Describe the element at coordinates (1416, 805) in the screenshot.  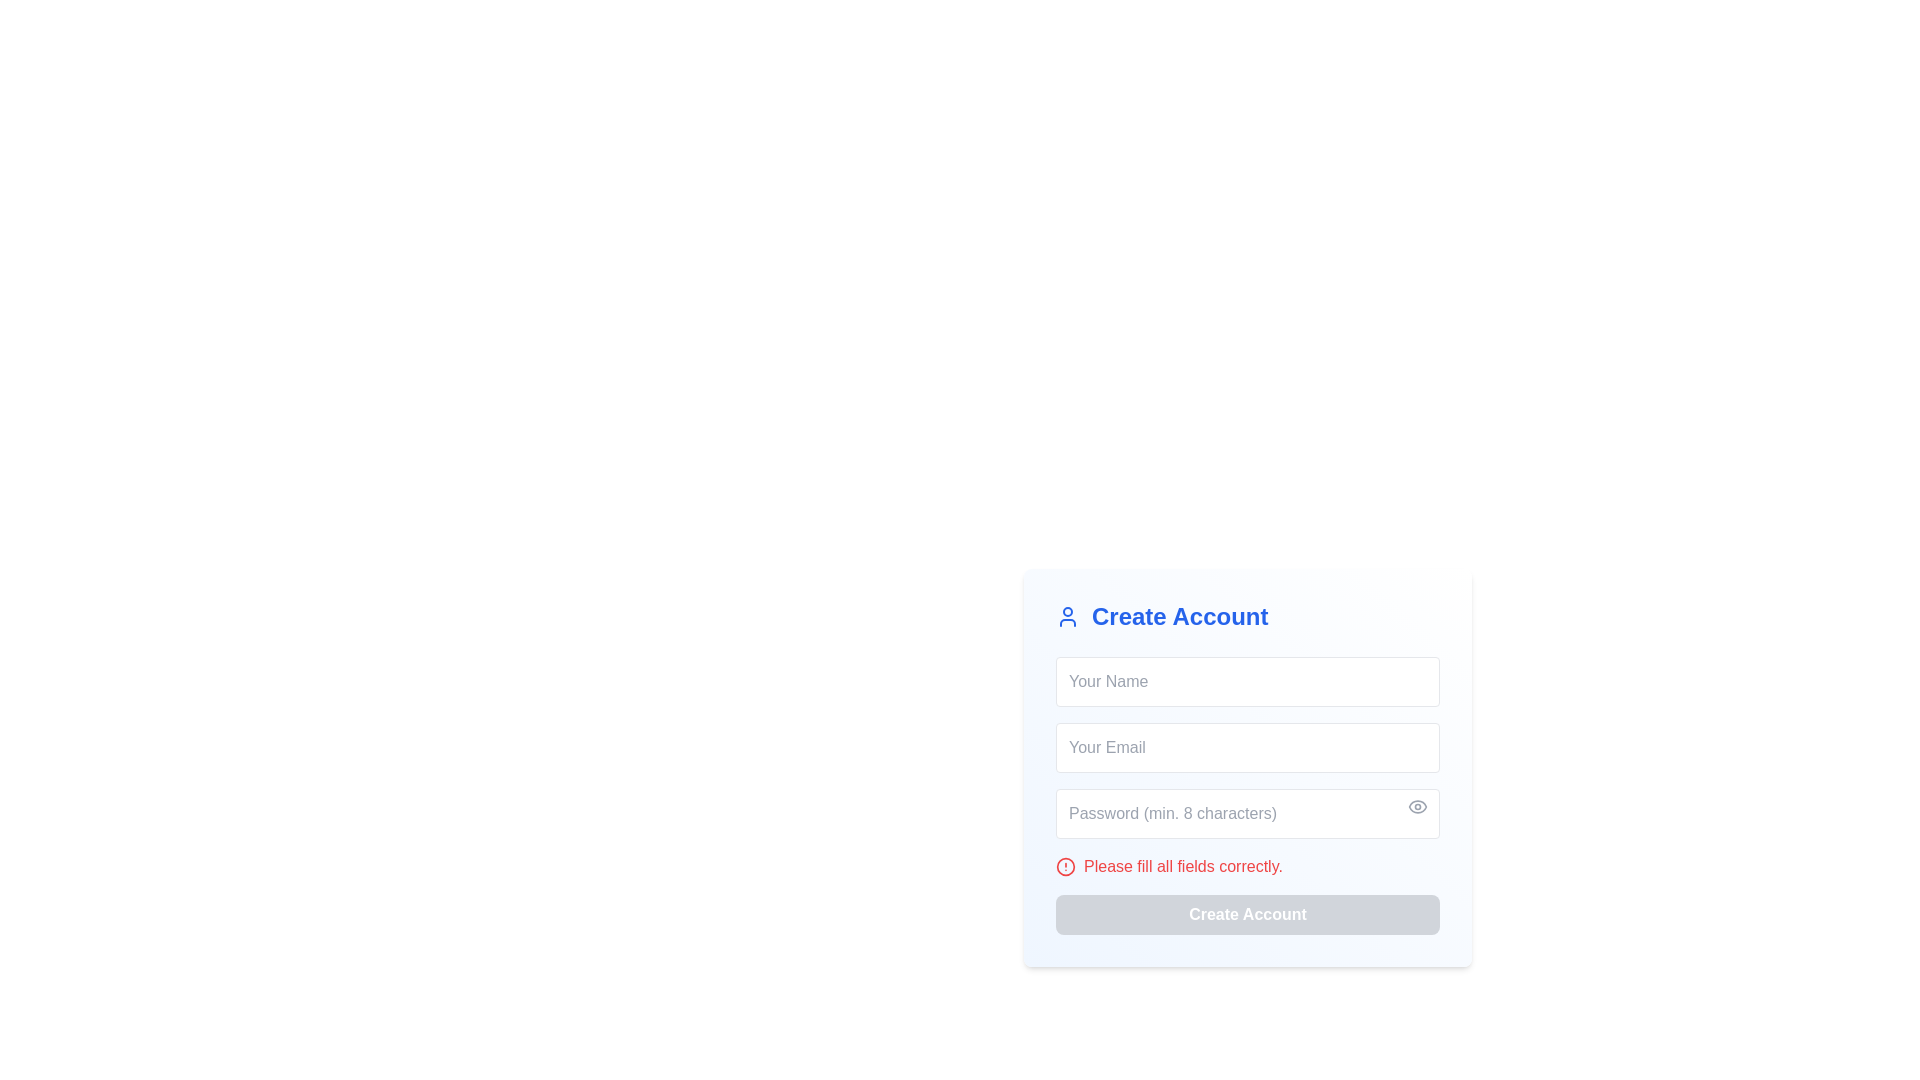
I see `the eye icon button in the top-right corner of the password input field` at that location.